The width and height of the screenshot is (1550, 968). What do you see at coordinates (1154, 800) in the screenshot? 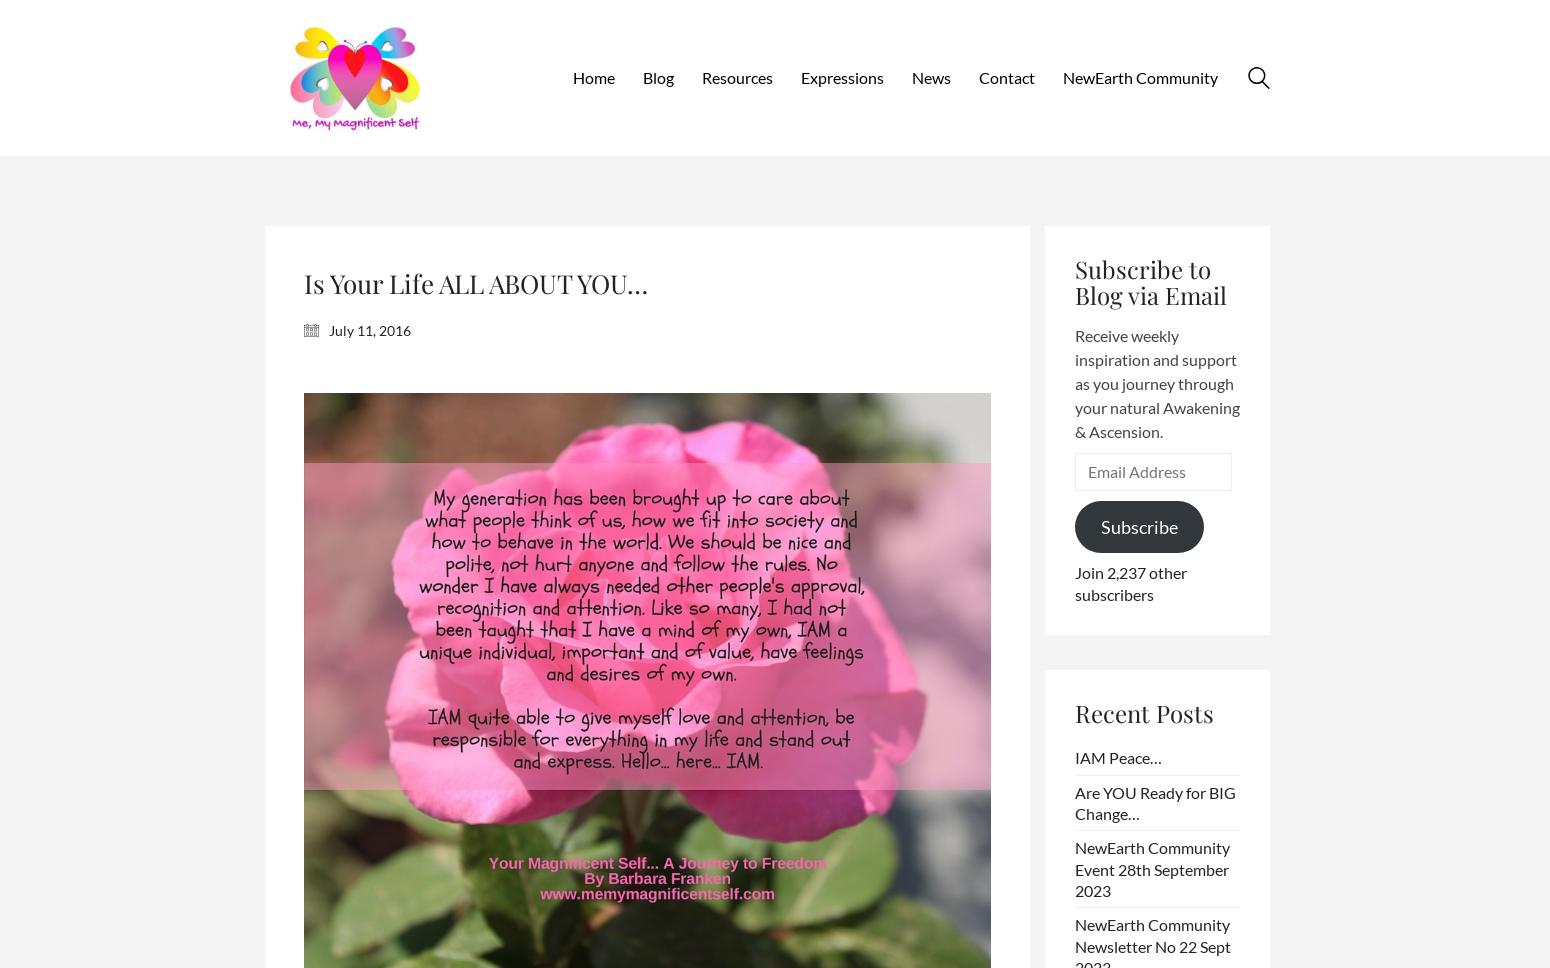
I see `'Are YOU Ready for BIG Change…'` at bounding box center [1154, 800].